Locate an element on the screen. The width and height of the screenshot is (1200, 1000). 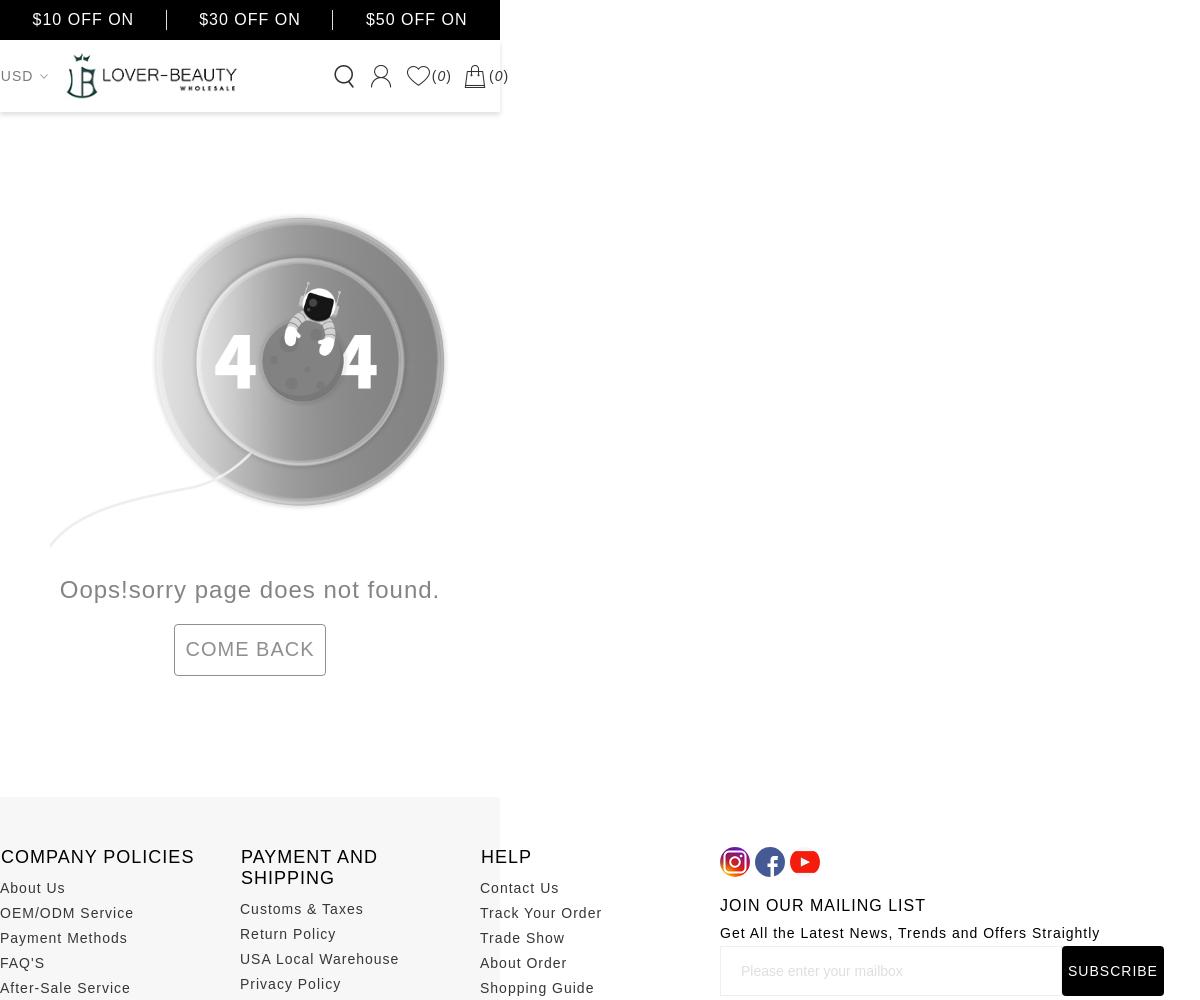
'Customs & Taxes' is located at coordinates (301, 908).